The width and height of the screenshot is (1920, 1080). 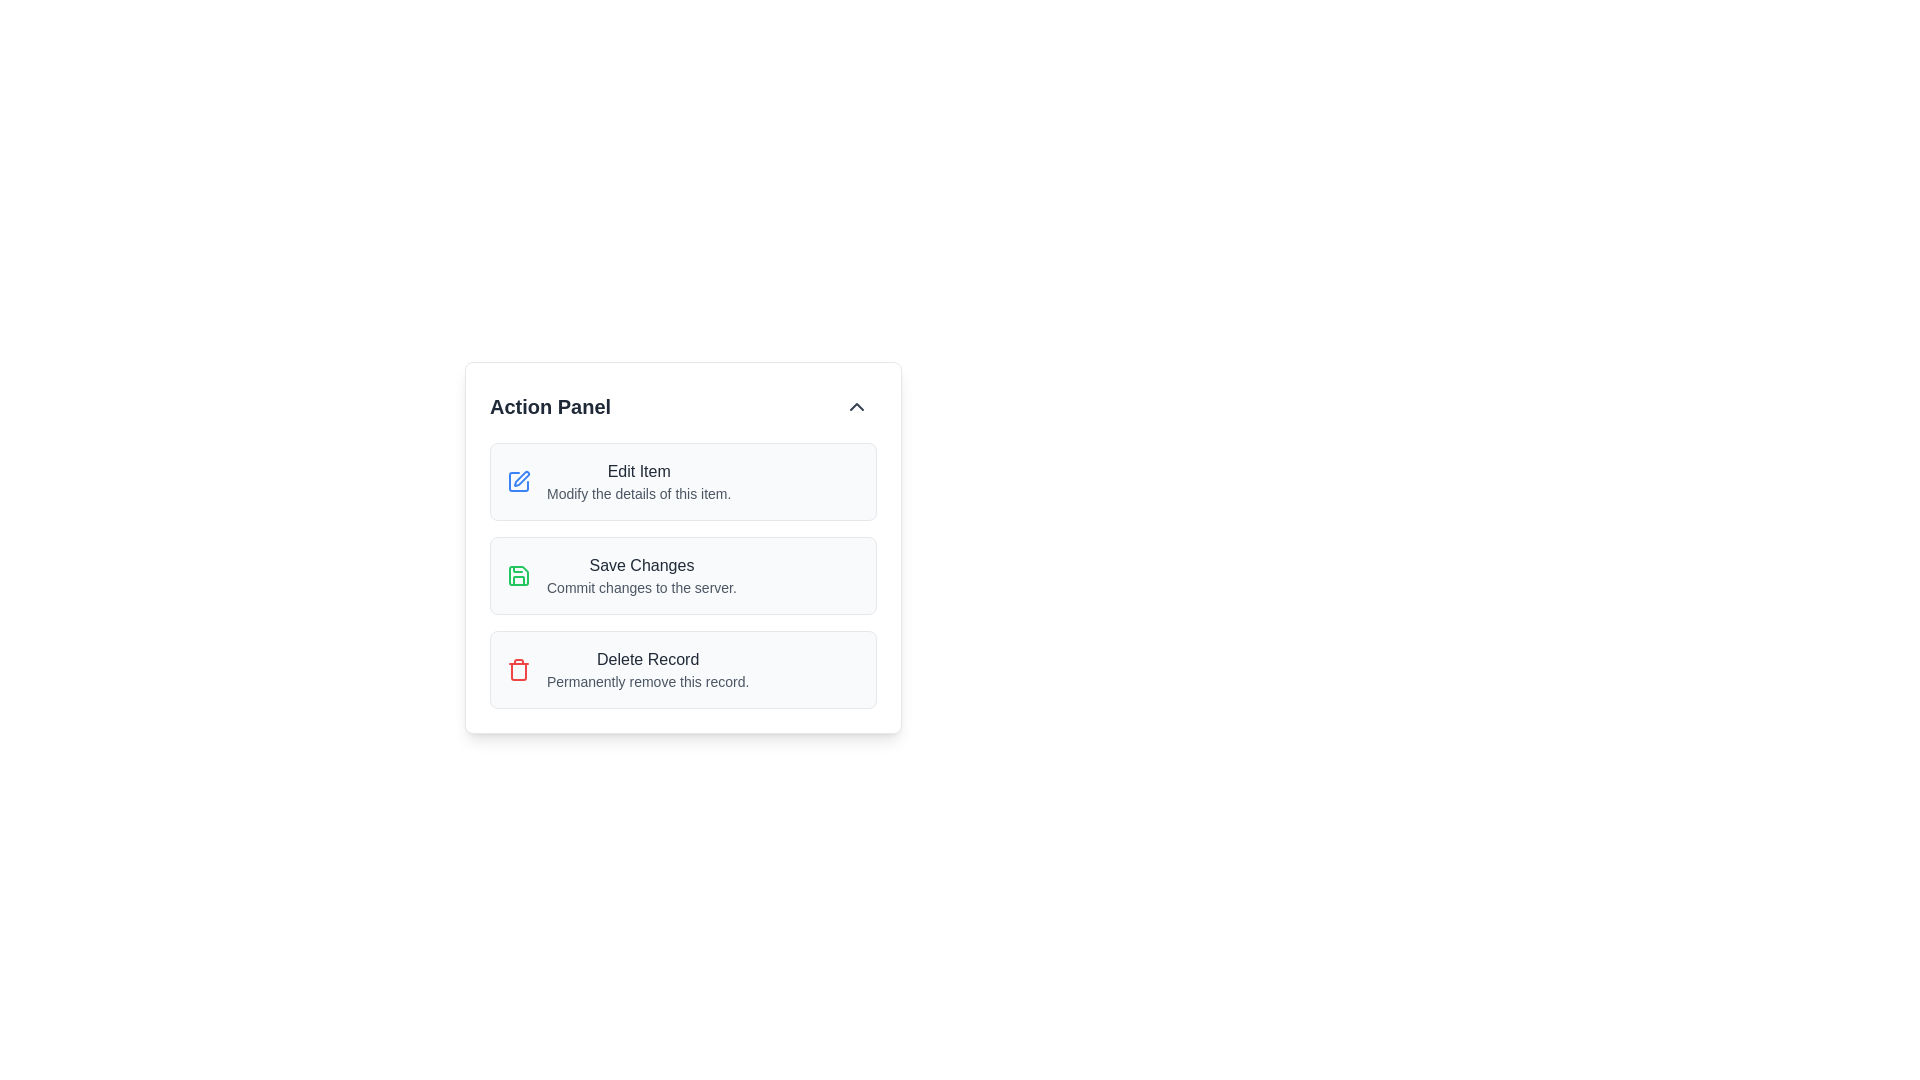 What do you see at coordinates (683, 482) in the screenshot?
I see `the 'Edit Item' button` at bounding box center [683, 482].